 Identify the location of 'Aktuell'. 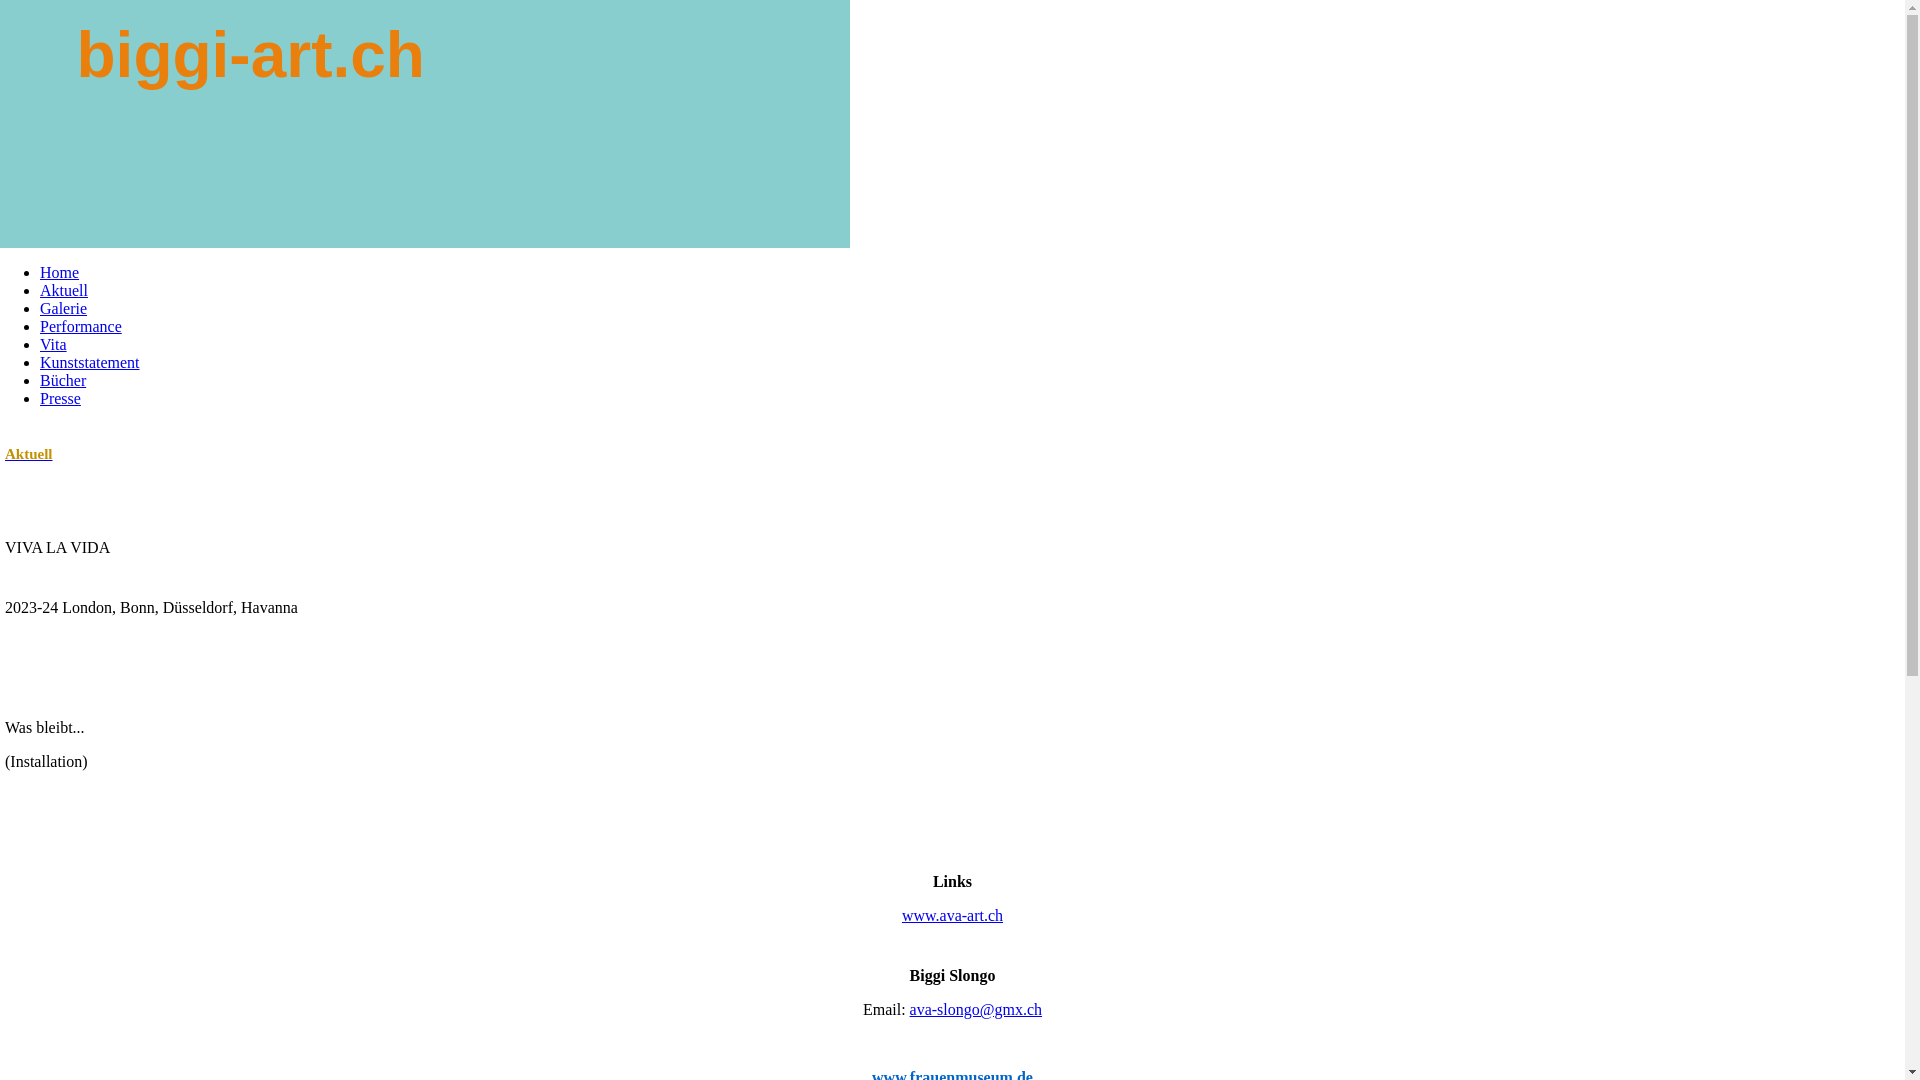
(39, 290).